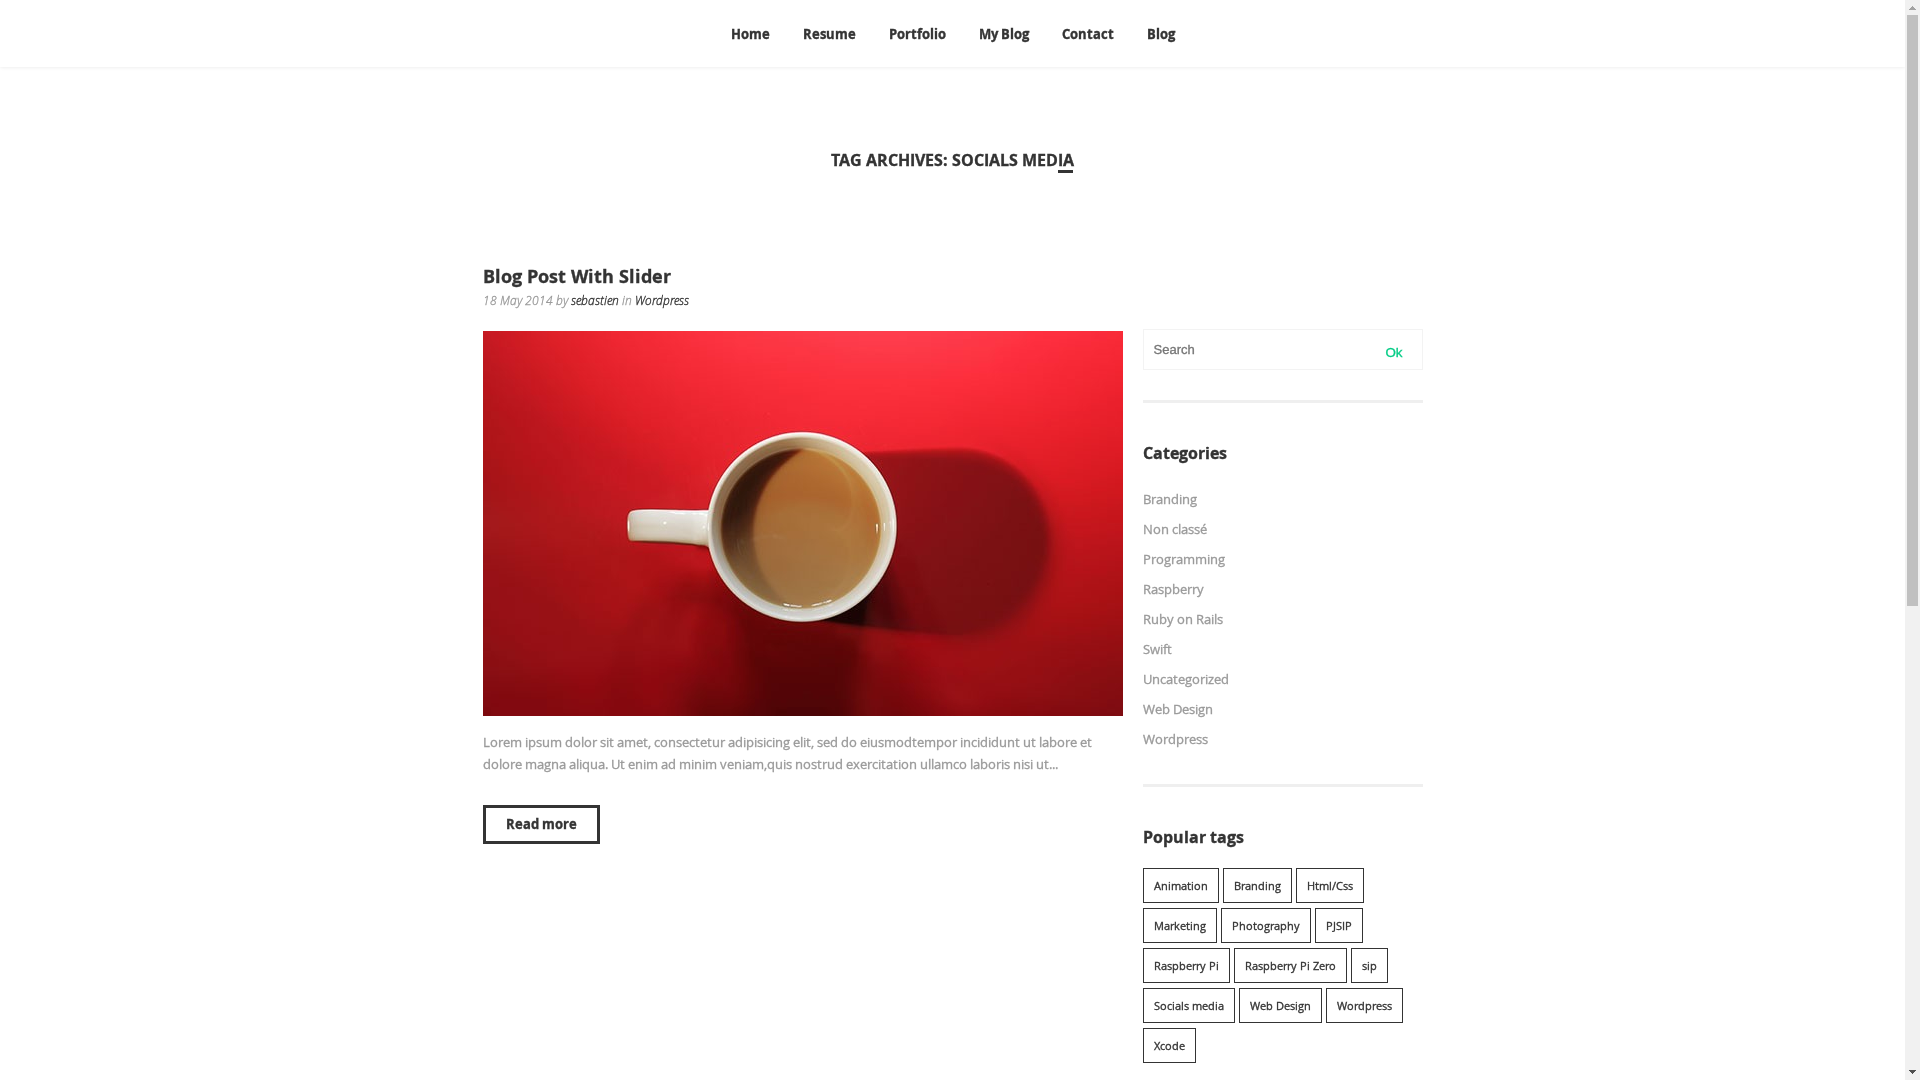 This screenshot has width=1920, height=1080. Describe the element at coordinates (505, 824) in the screenshot. I see `'Read more'` at that location.